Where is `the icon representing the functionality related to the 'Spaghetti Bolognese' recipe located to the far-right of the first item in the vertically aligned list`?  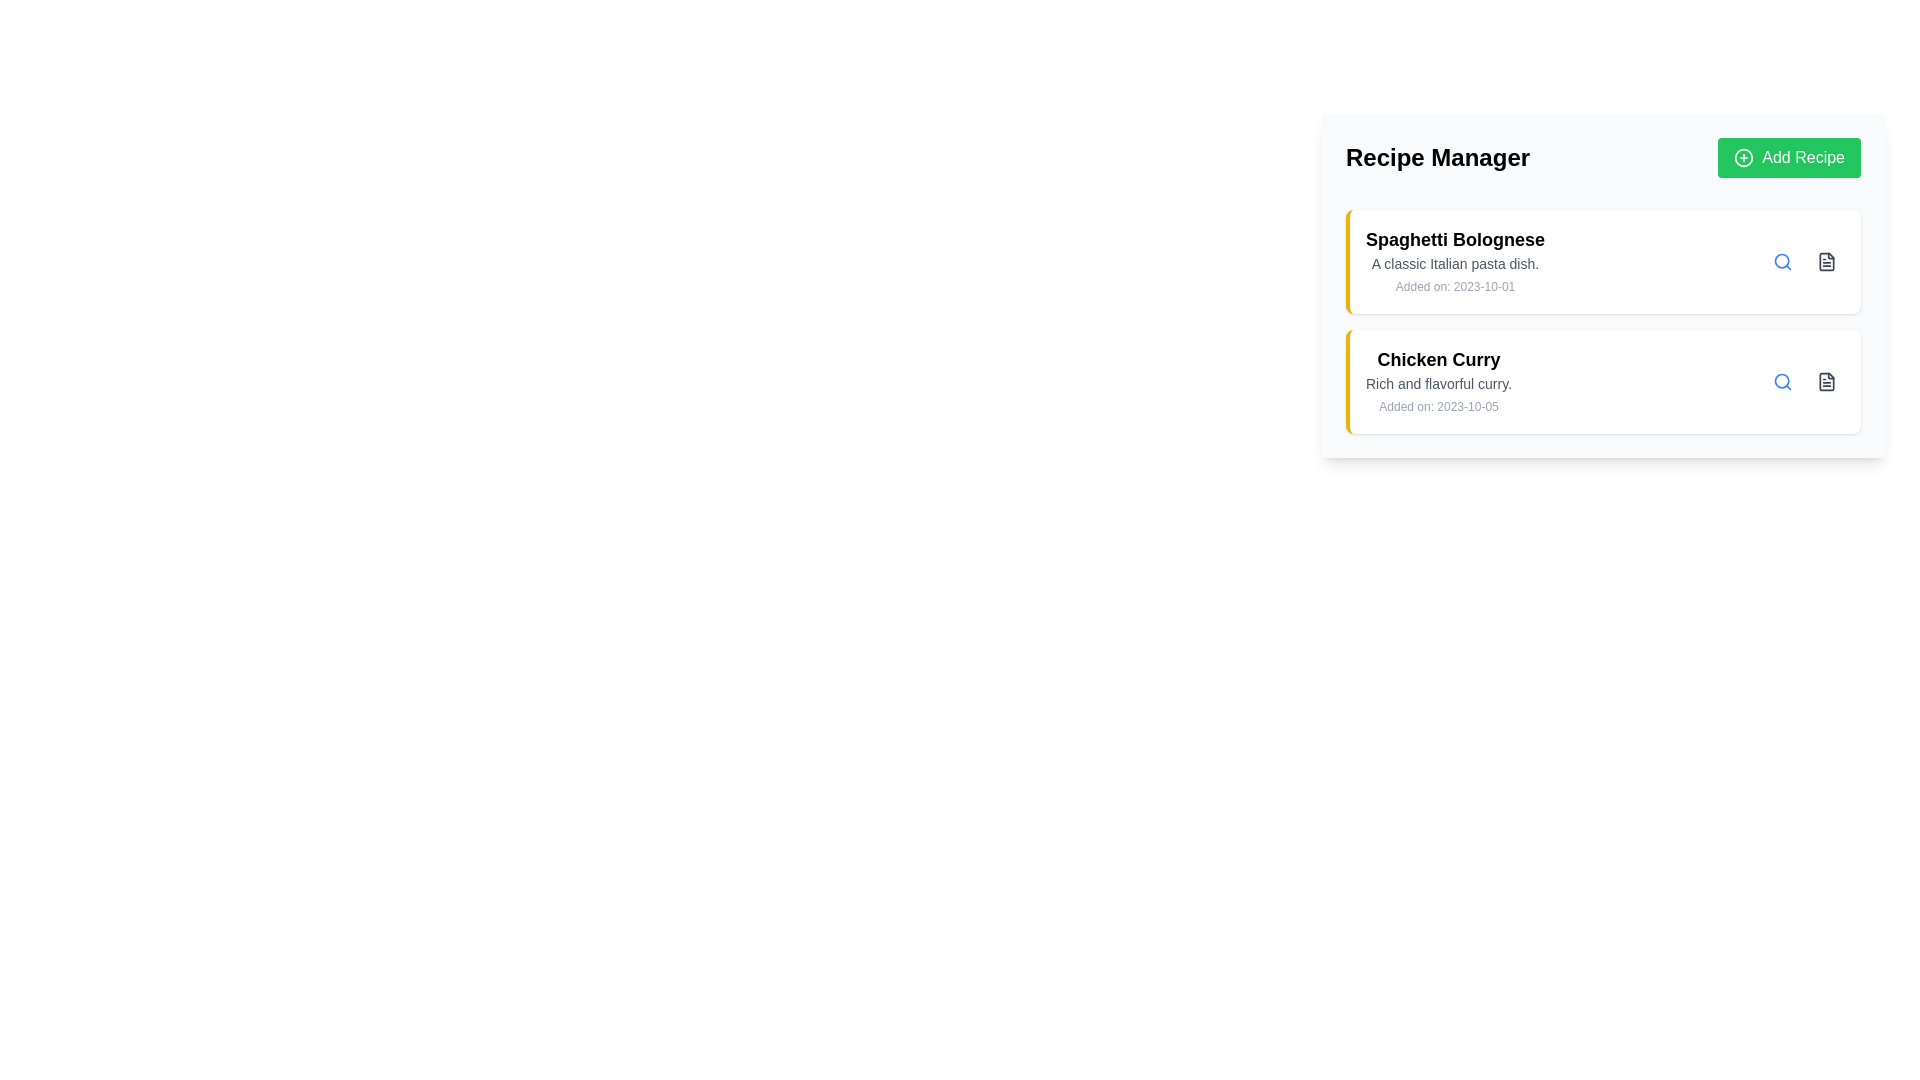 the icon representing the functionality related to the 'Spaghetti Bolognese' recipe located to the far-right of the first item in the vertically aligned list is located at coordinates (1827, 261).